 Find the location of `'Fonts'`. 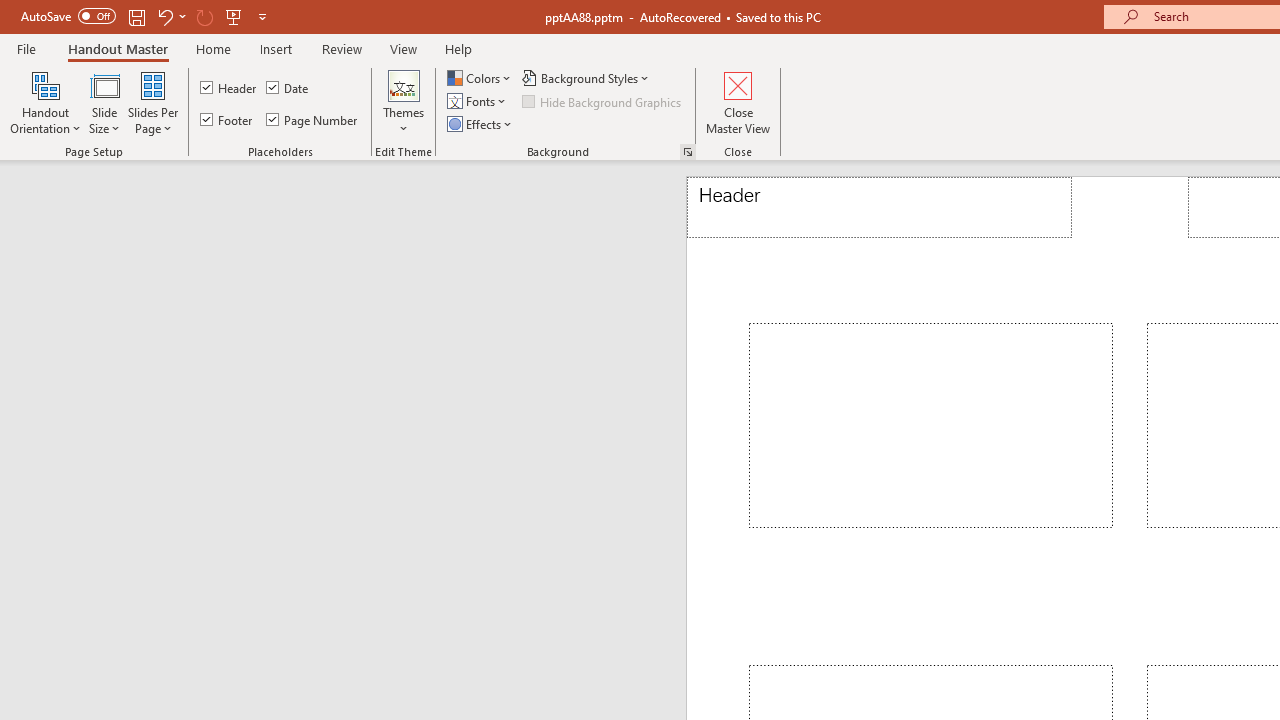

'Fonts' is located at coordinates (477, 101).